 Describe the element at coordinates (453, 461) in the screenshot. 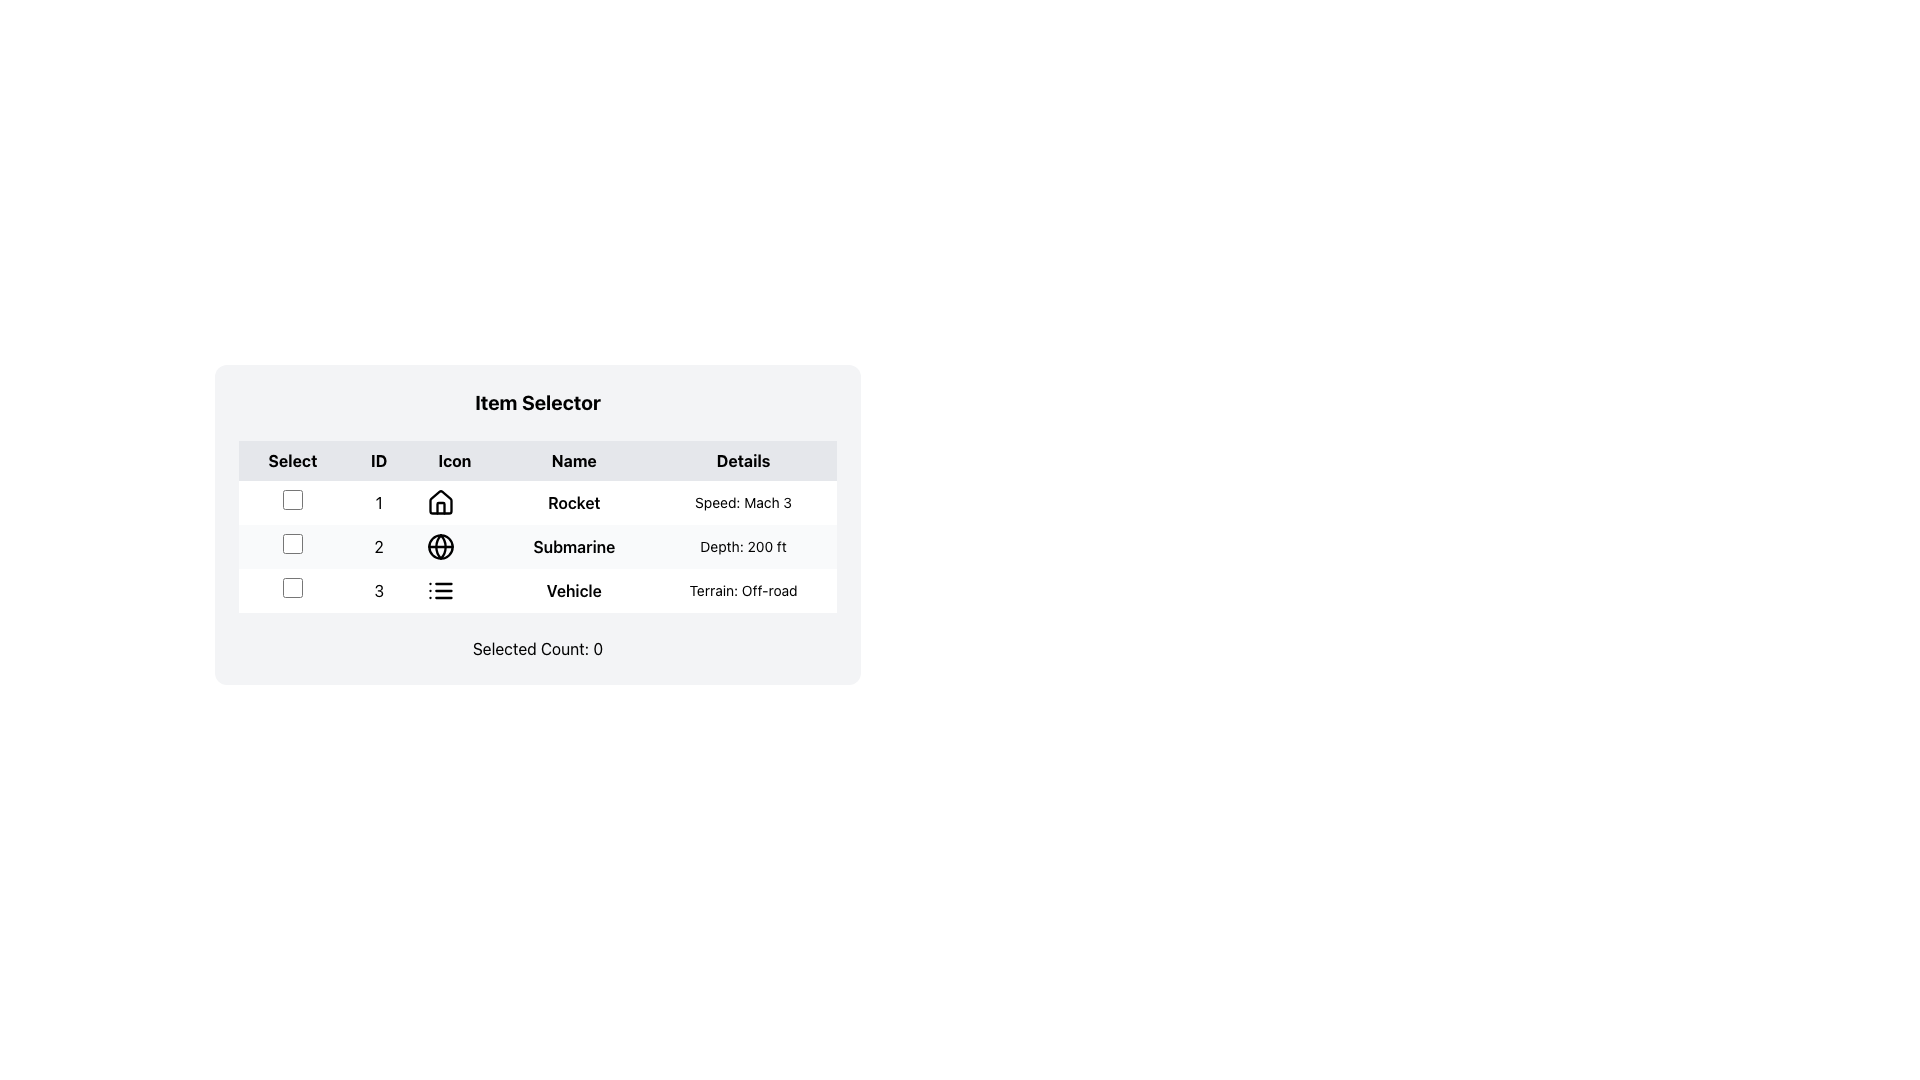

I see `the 'Icon' column header in the 'Item Selector' table, which is located in the third column between 'ID' and 'Name'` at that location.